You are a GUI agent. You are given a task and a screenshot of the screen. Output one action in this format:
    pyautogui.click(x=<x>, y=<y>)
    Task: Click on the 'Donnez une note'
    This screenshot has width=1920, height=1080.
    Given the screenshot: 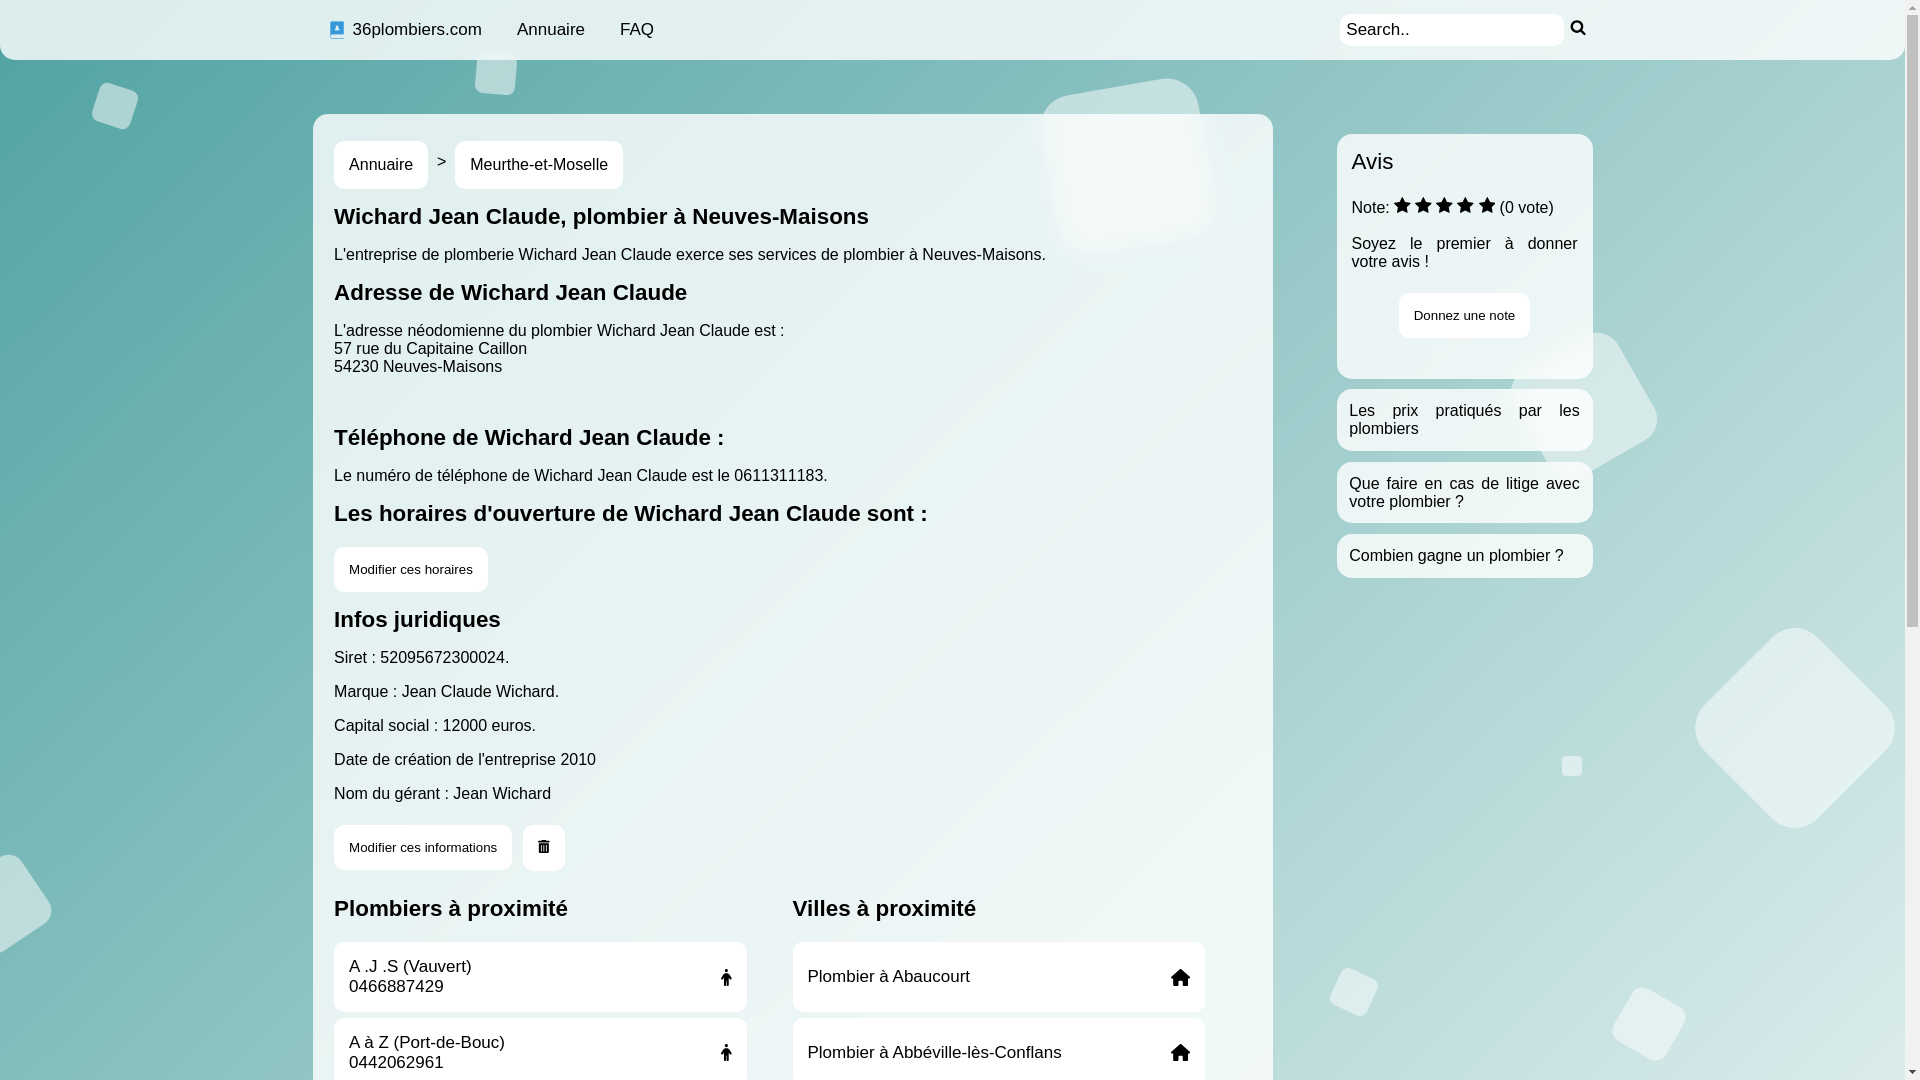 What is the action you would take?
    pyautogui.click(x=1397, y=315)
    